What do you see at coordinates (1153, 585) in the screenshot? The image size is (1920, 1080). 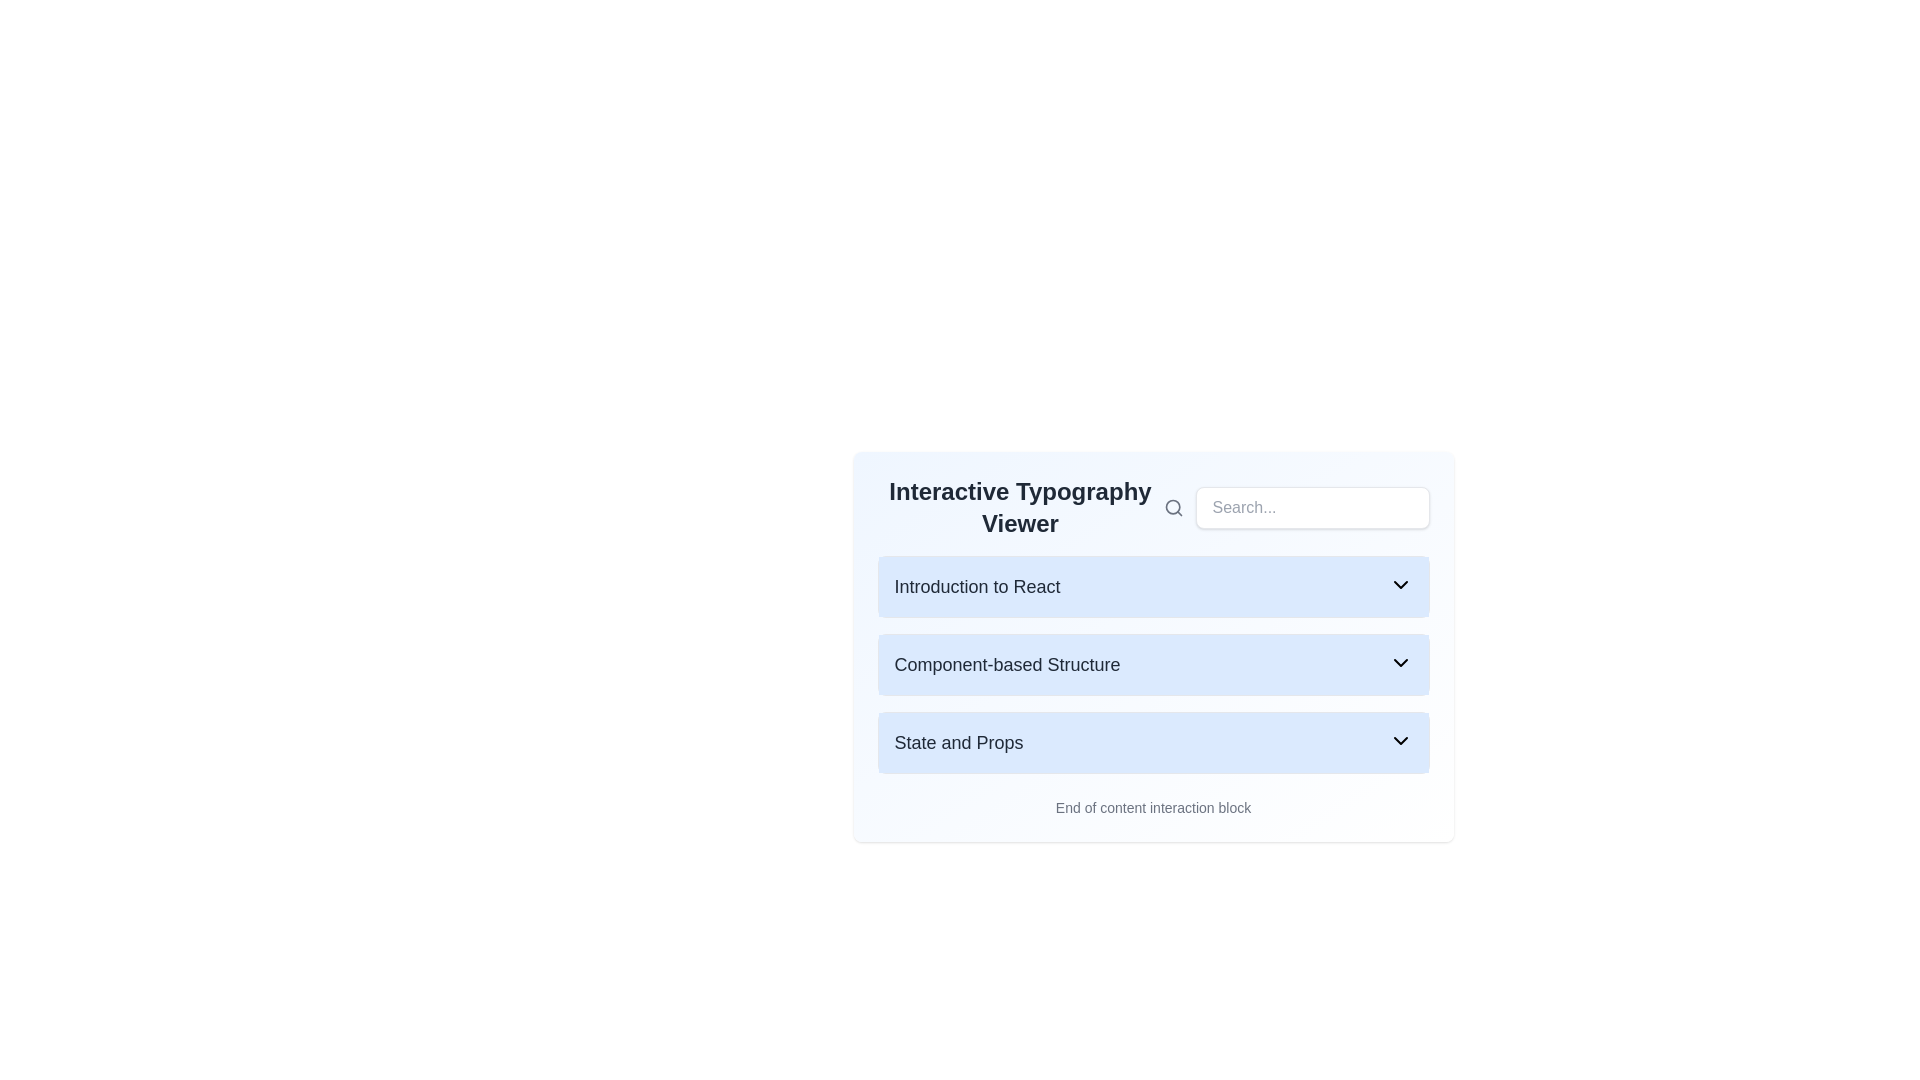 I see `the 'Introduction to React' dropdown toggle button with a light blue background` at bounding box center [1153, 585].